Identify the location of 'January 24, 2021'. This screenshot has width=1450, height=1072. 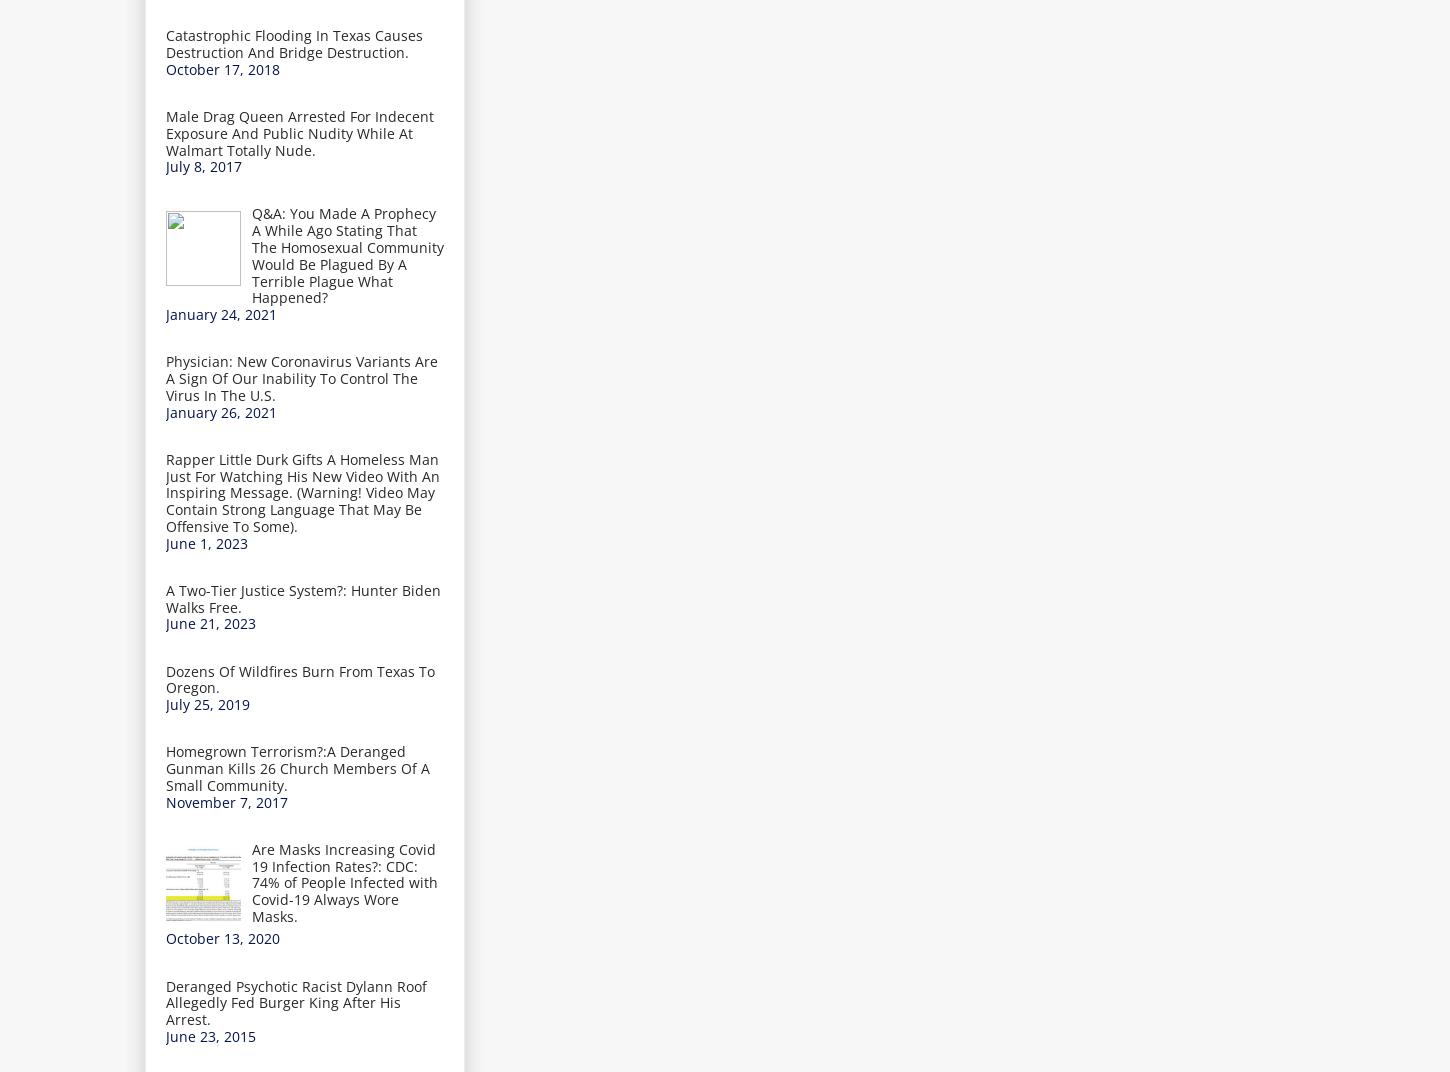
(220, 313).